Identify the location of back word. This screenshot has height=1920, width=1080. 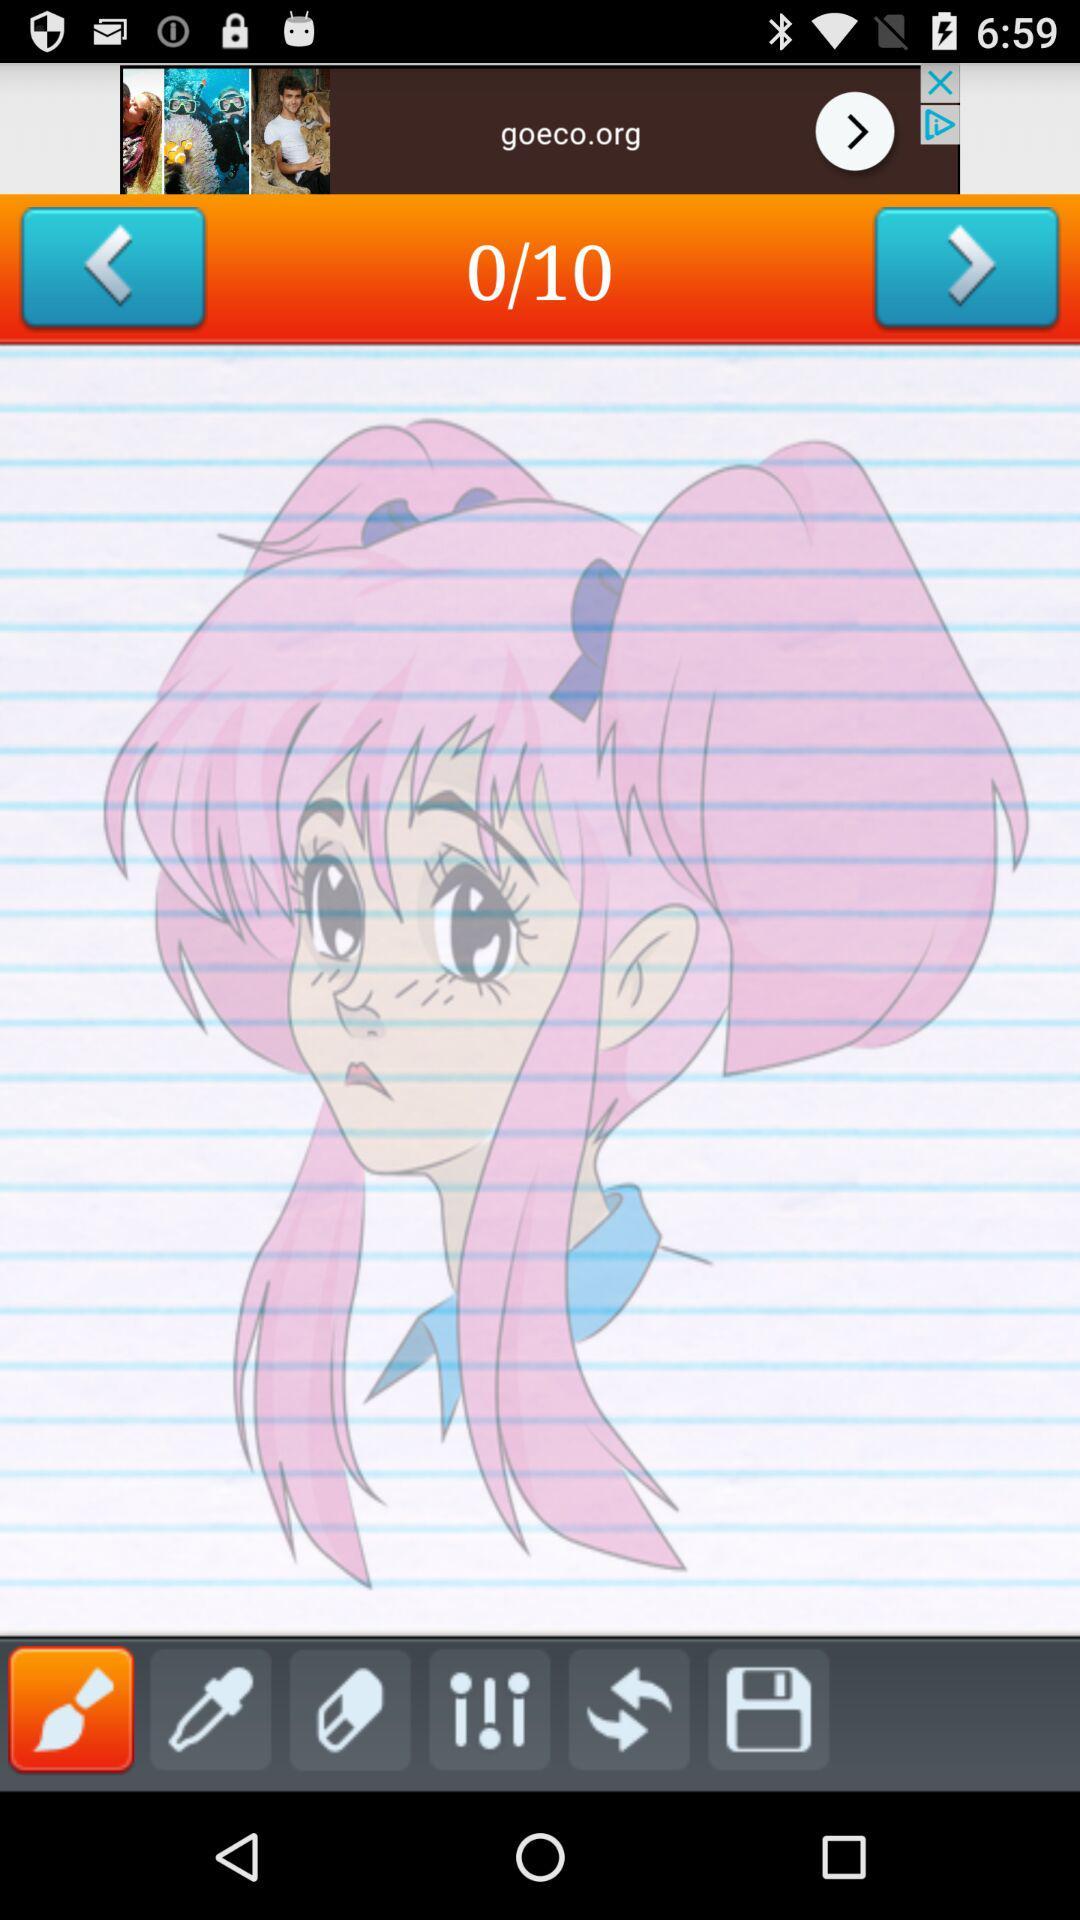
(113, 268).